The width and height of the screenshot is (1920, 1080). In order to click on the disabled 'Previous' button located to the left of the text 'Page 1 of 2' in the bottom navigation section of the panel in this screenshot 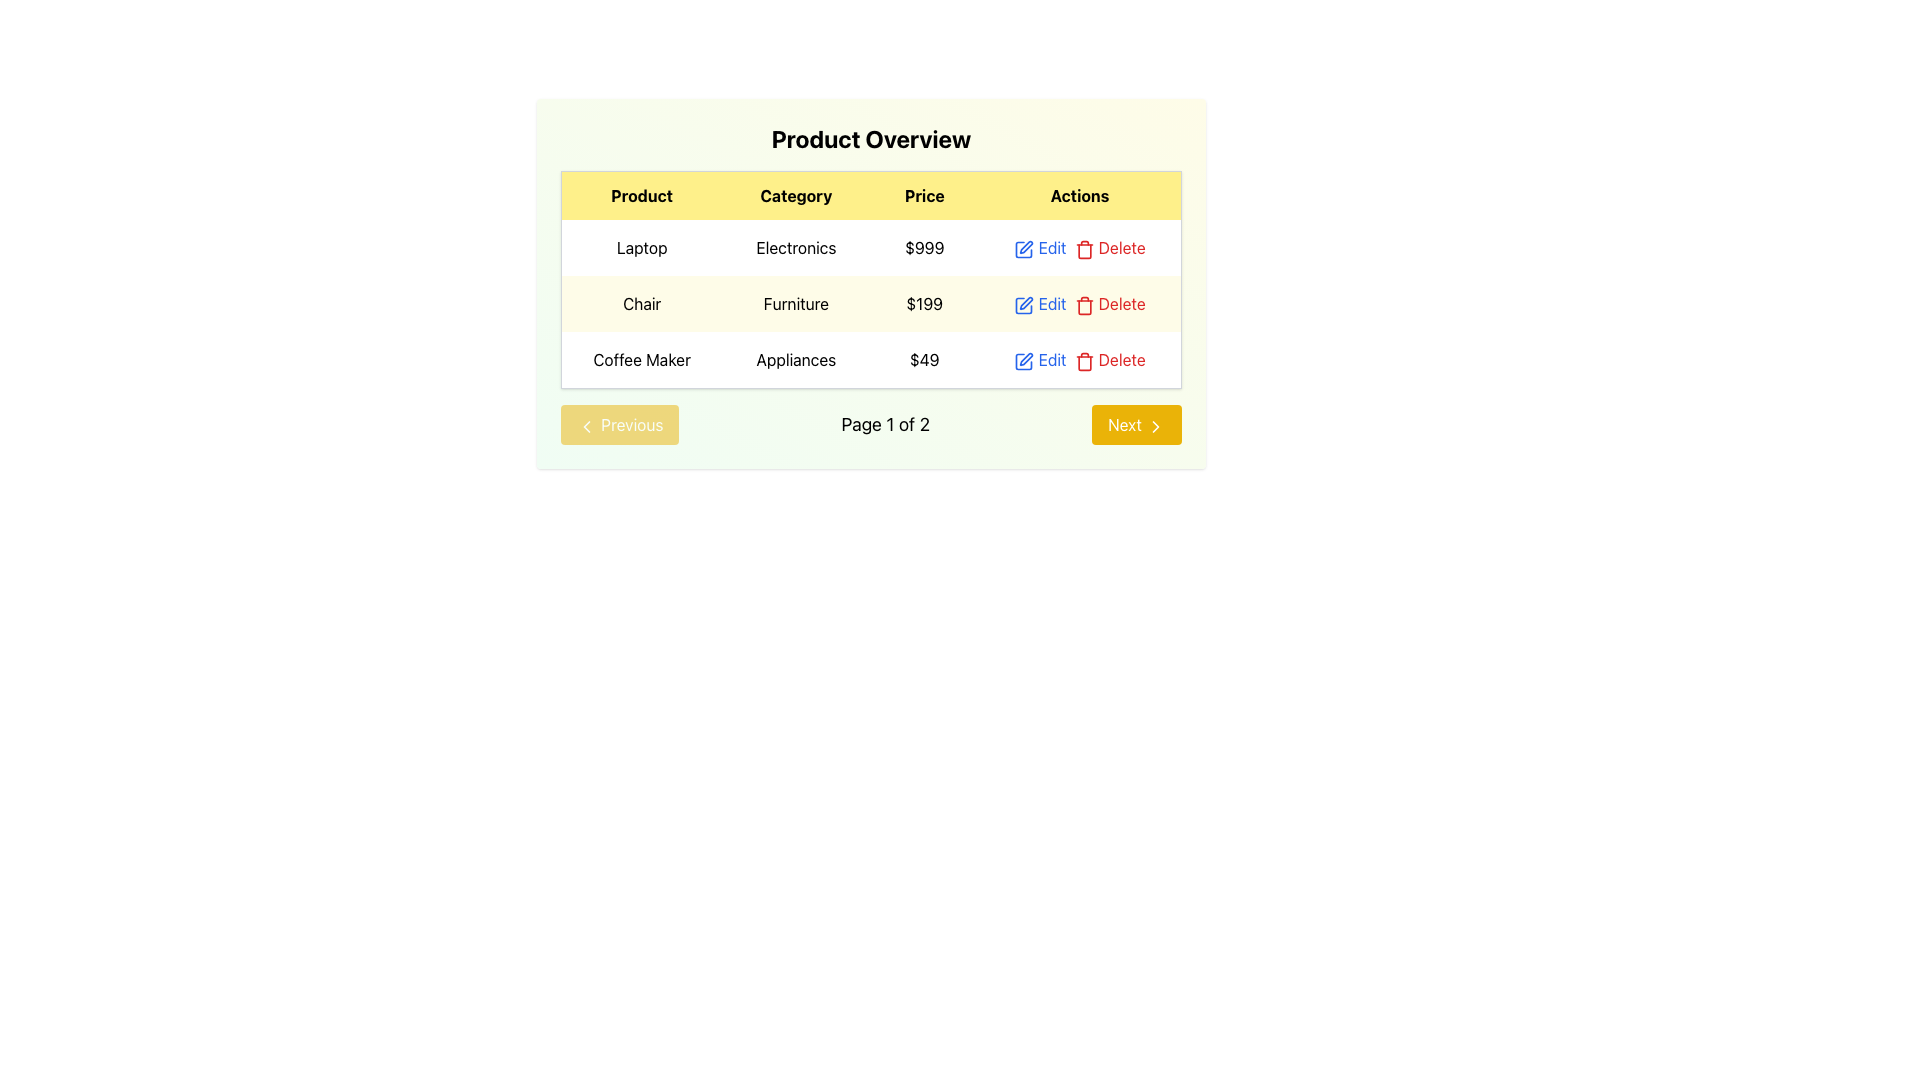, I will do `click(619, 423)`.